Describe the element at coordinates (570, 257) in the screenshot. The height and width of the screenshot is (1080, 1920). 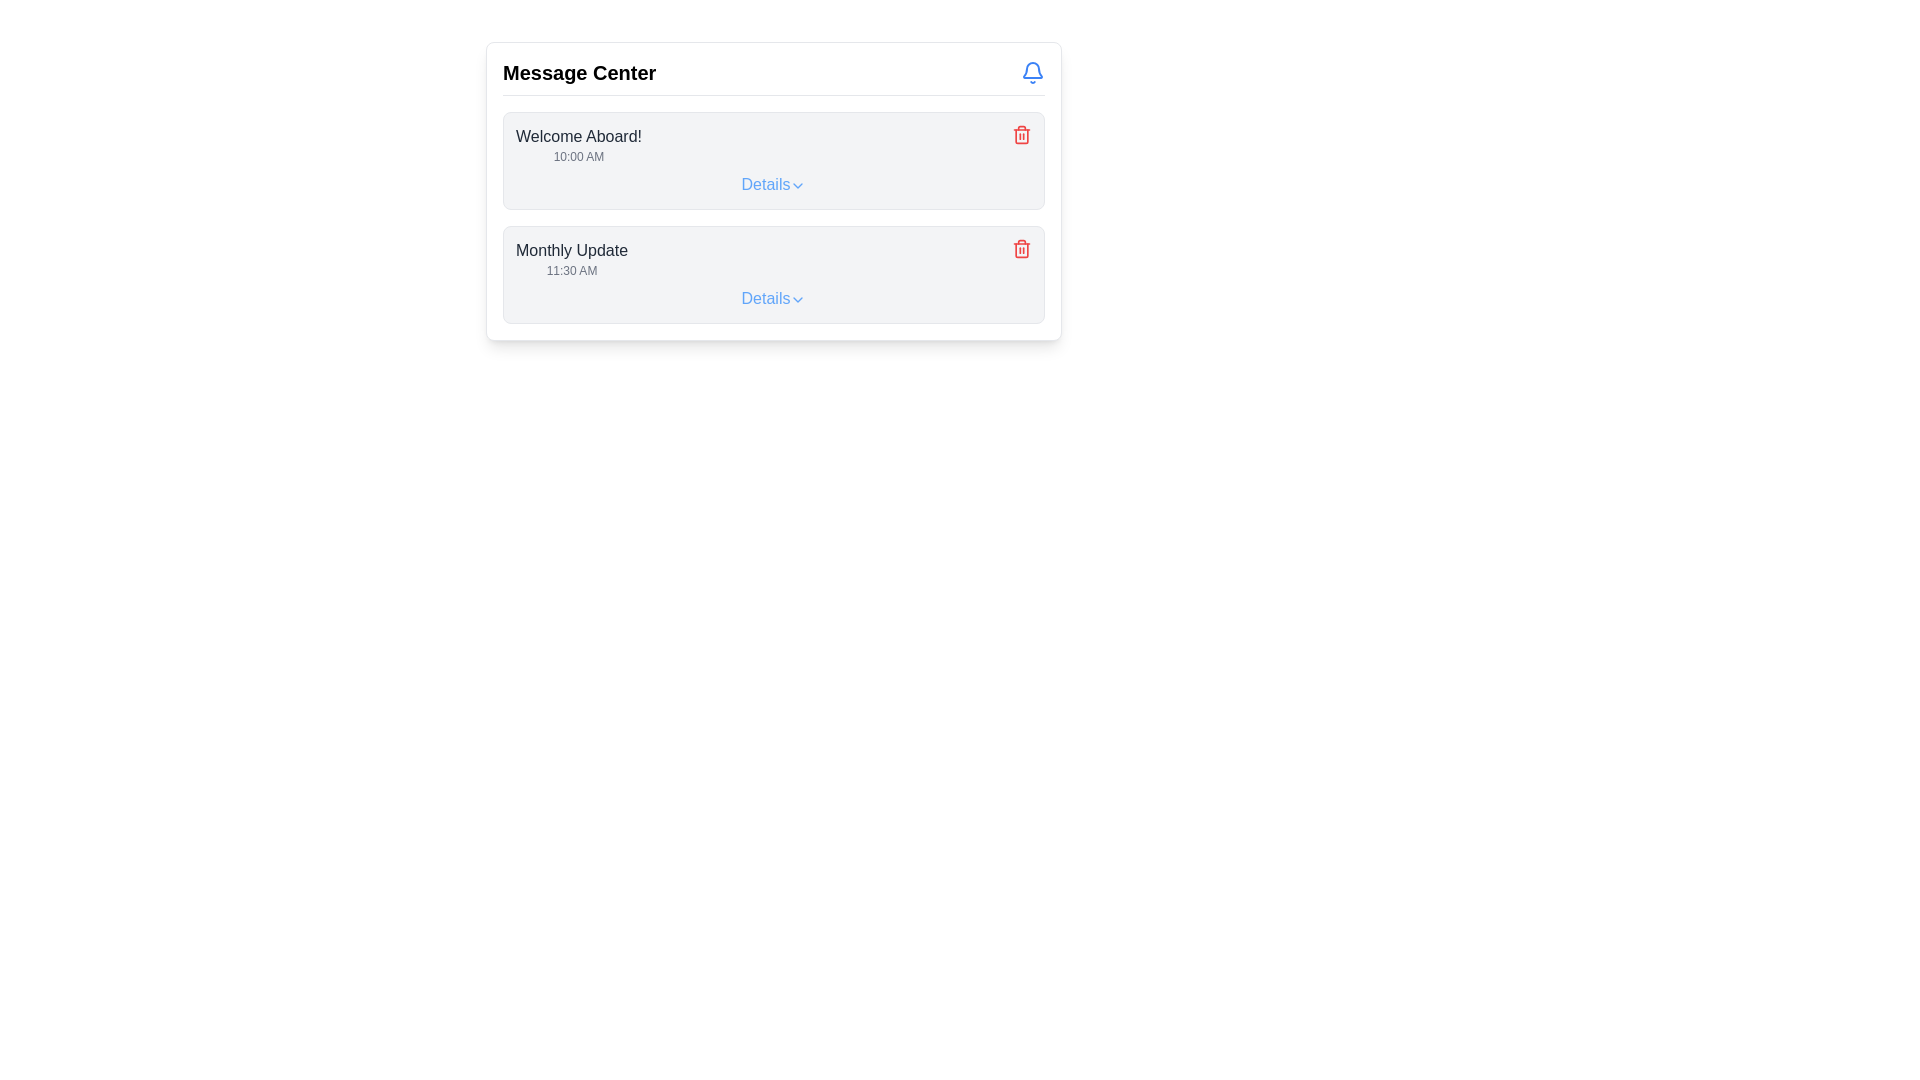
I see `the text label displaying 'Monthly Update' with its timestamp '11:30 AM', which is the second card in the message list under 'Message Center'` at that location.